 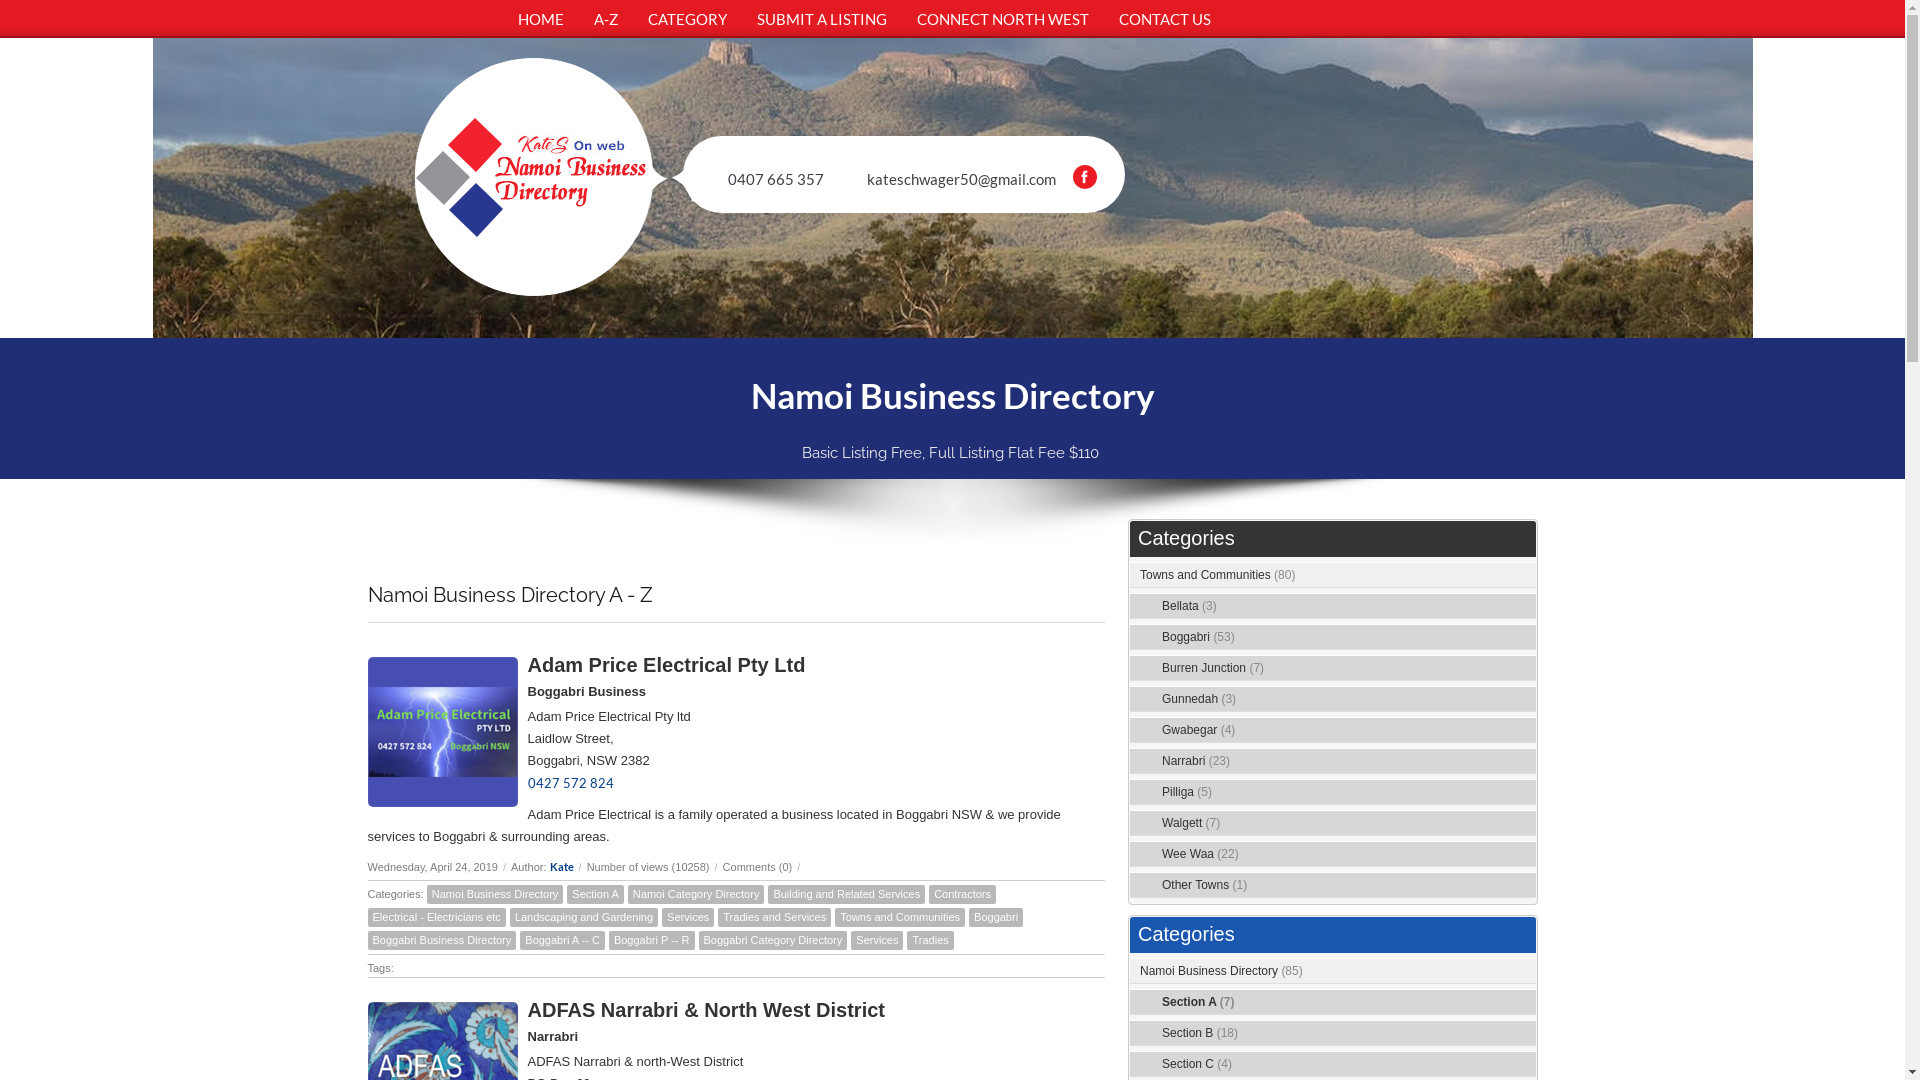 I want to click on 'Gwabegar (4)', so click(x=1198, y=729).